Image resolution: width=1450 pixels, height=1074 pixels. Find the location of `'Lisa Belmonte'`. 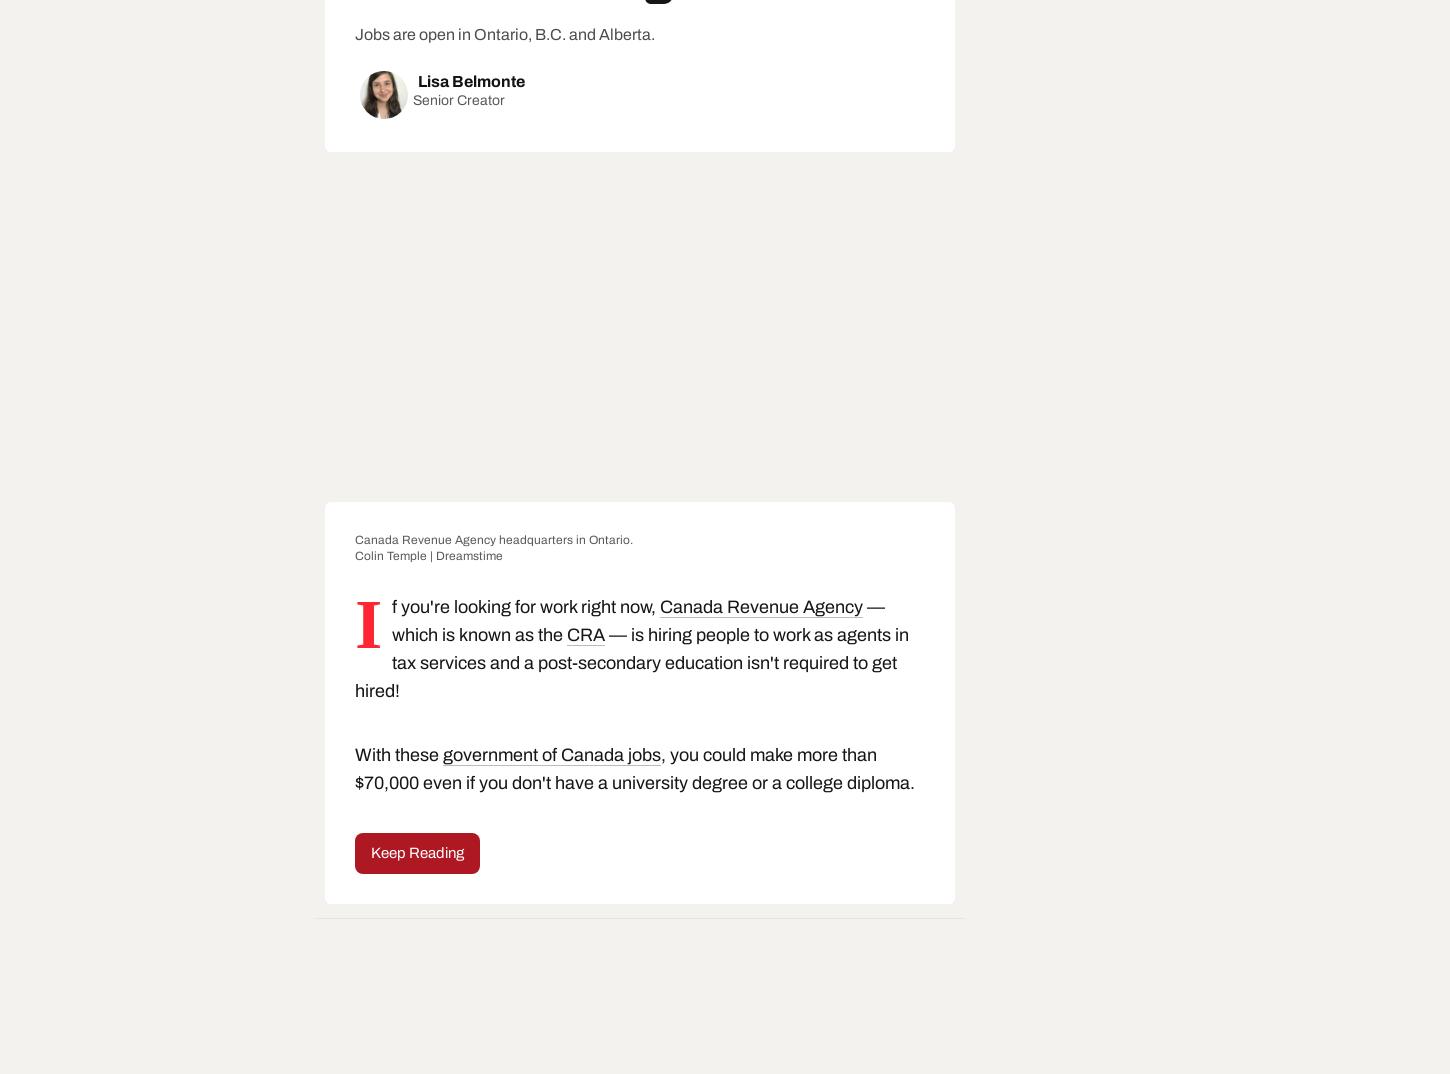

'Lisa Belmonte' is located at coordinates (470, 81).